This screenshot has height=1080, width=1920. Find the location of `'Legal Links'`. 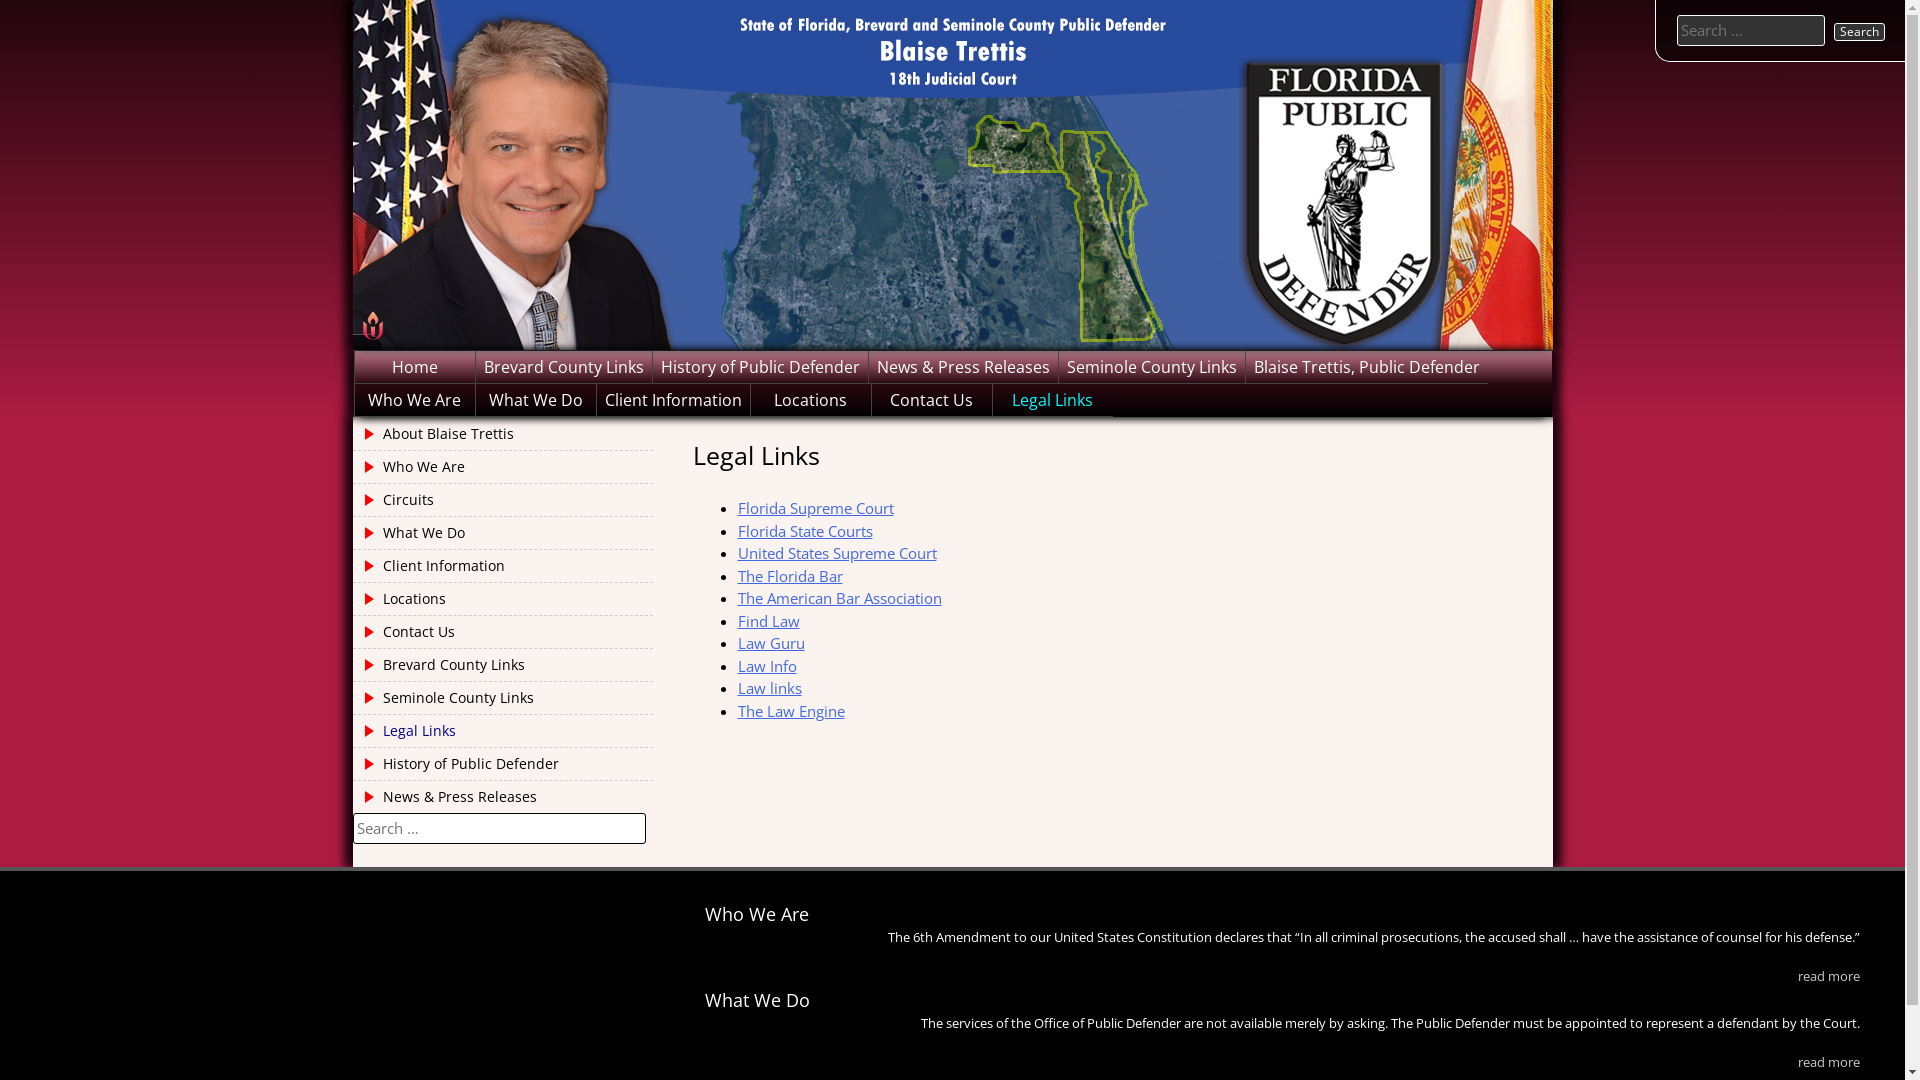

'Legal Links' is located at coordinates (992, 400).